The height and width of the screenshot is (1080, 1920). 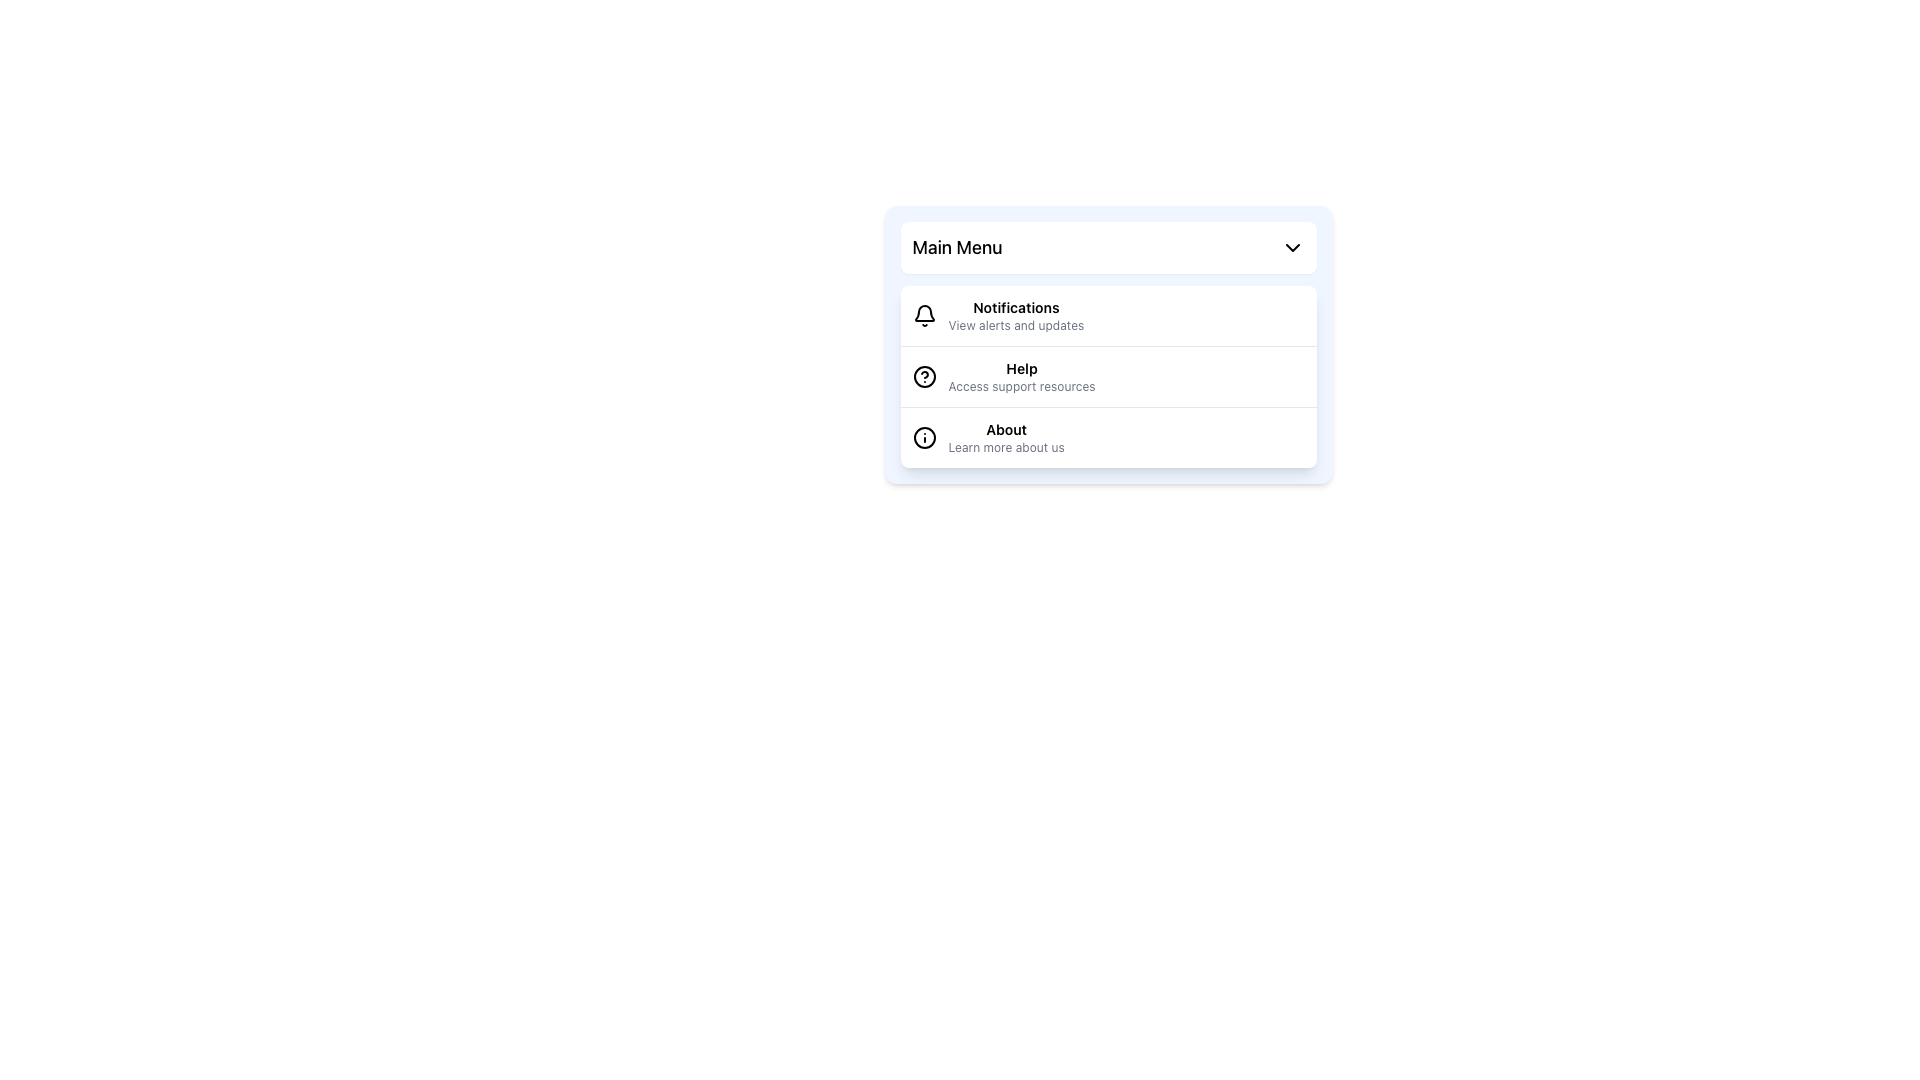 I want to click on the circular shape representing the information or help symbol in the 'About' section of the main menu dropdown, so click(x=923, y=437).